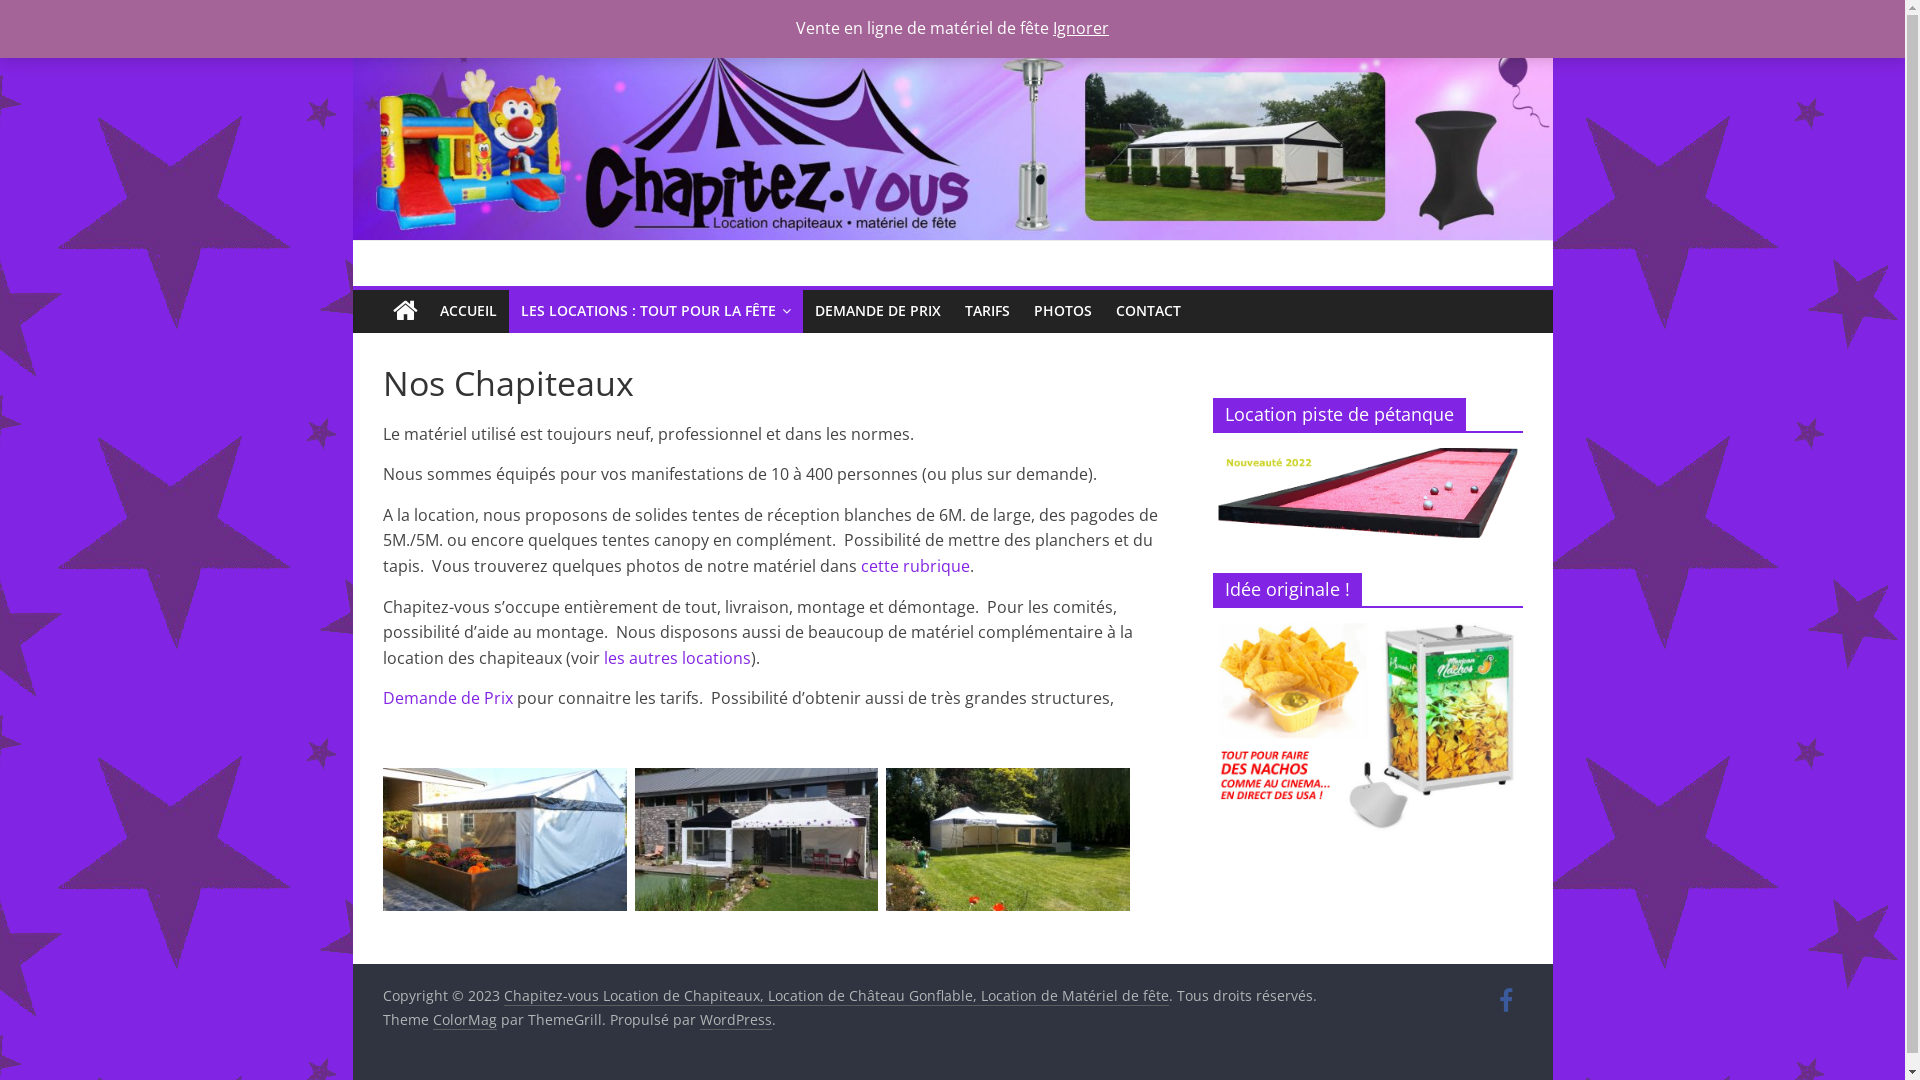  Describe the element at coordinates (677, 658) in the screenshot. I see `'les autres locations'` at that location.